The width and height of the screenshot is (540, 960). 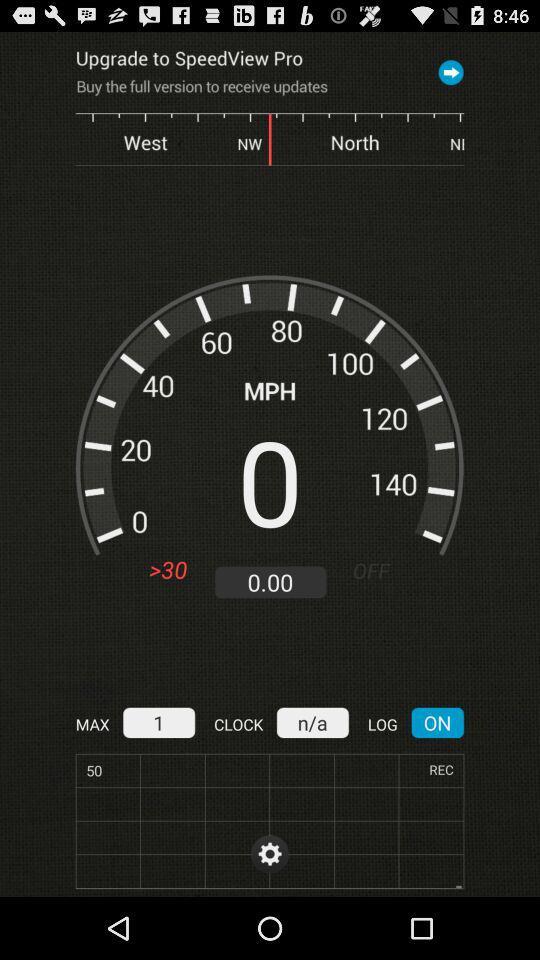 What do you see at coordinates (270, 853) in the screenshot?
I see `app settings` at bounding box center [270, 853].